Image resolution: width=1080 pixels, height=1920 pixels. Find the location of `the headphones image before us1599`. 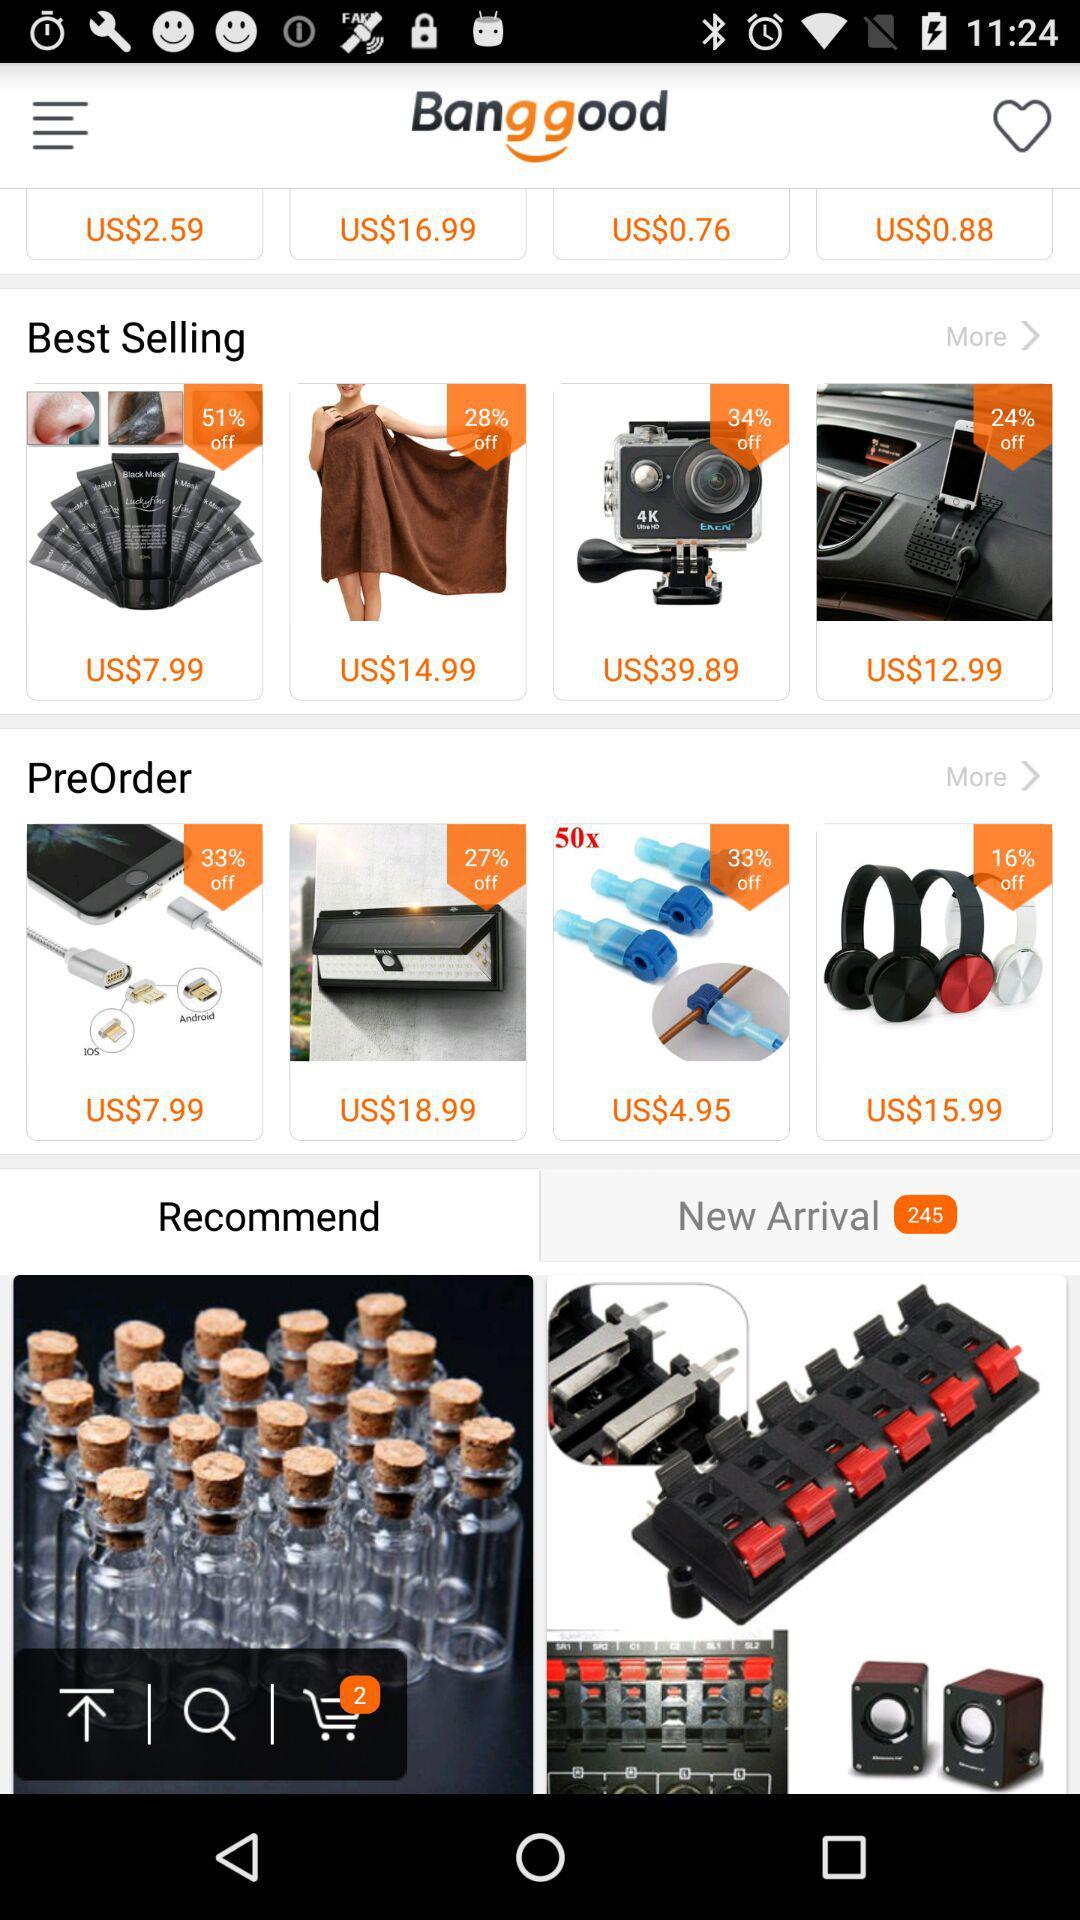

the headphones image before us1599 is located at coordinates (934, 941).